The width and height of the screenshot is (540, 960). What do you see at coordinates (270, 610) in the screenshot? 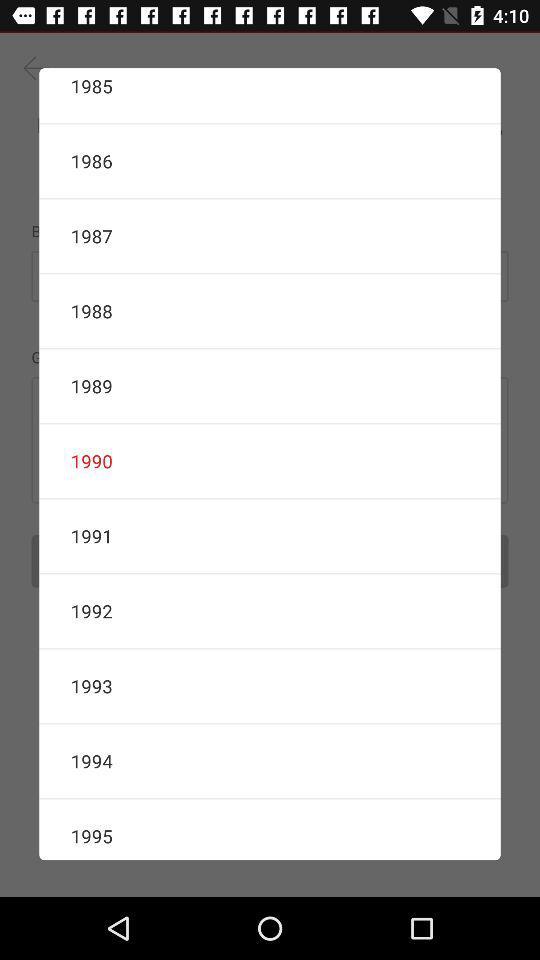
I see `1992 item` at bounding box center [270, 610].